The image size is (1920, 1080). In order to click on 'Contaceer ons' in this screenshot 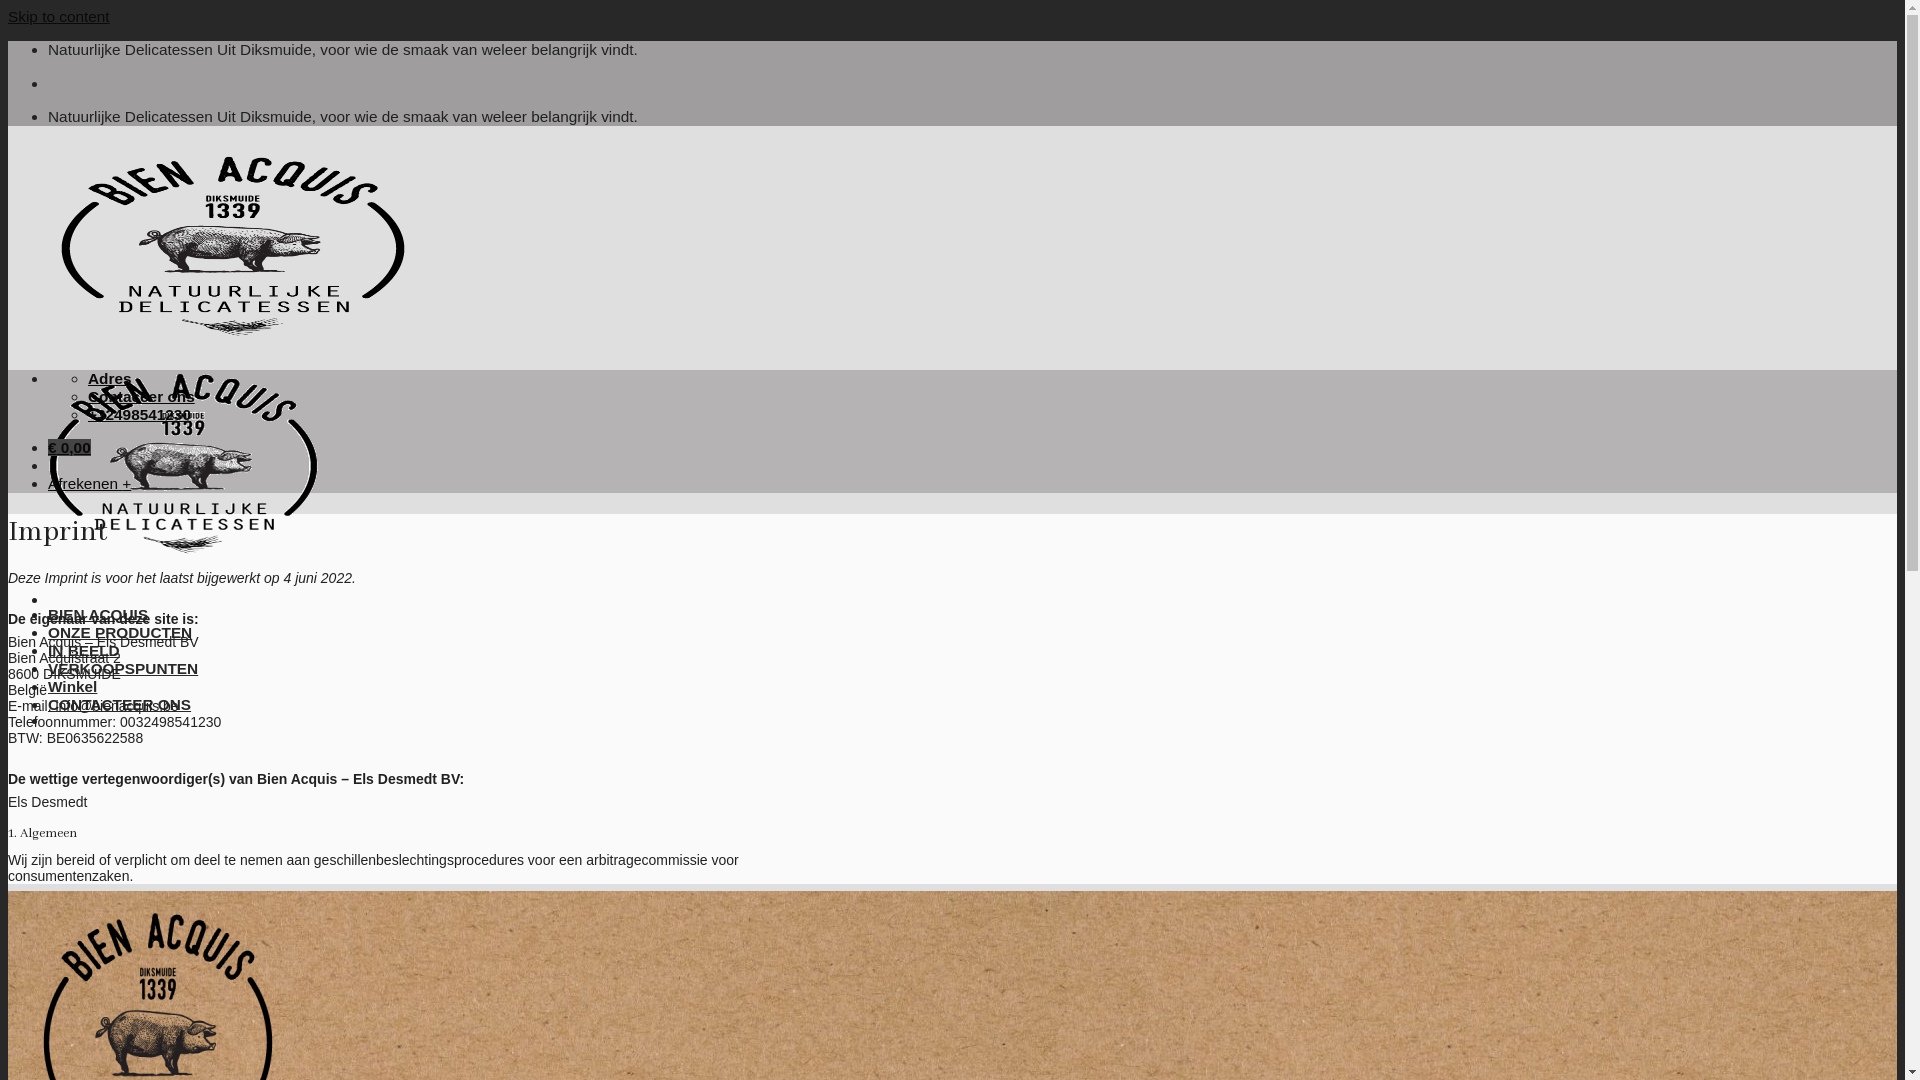, I will do `click(140, 396)`.